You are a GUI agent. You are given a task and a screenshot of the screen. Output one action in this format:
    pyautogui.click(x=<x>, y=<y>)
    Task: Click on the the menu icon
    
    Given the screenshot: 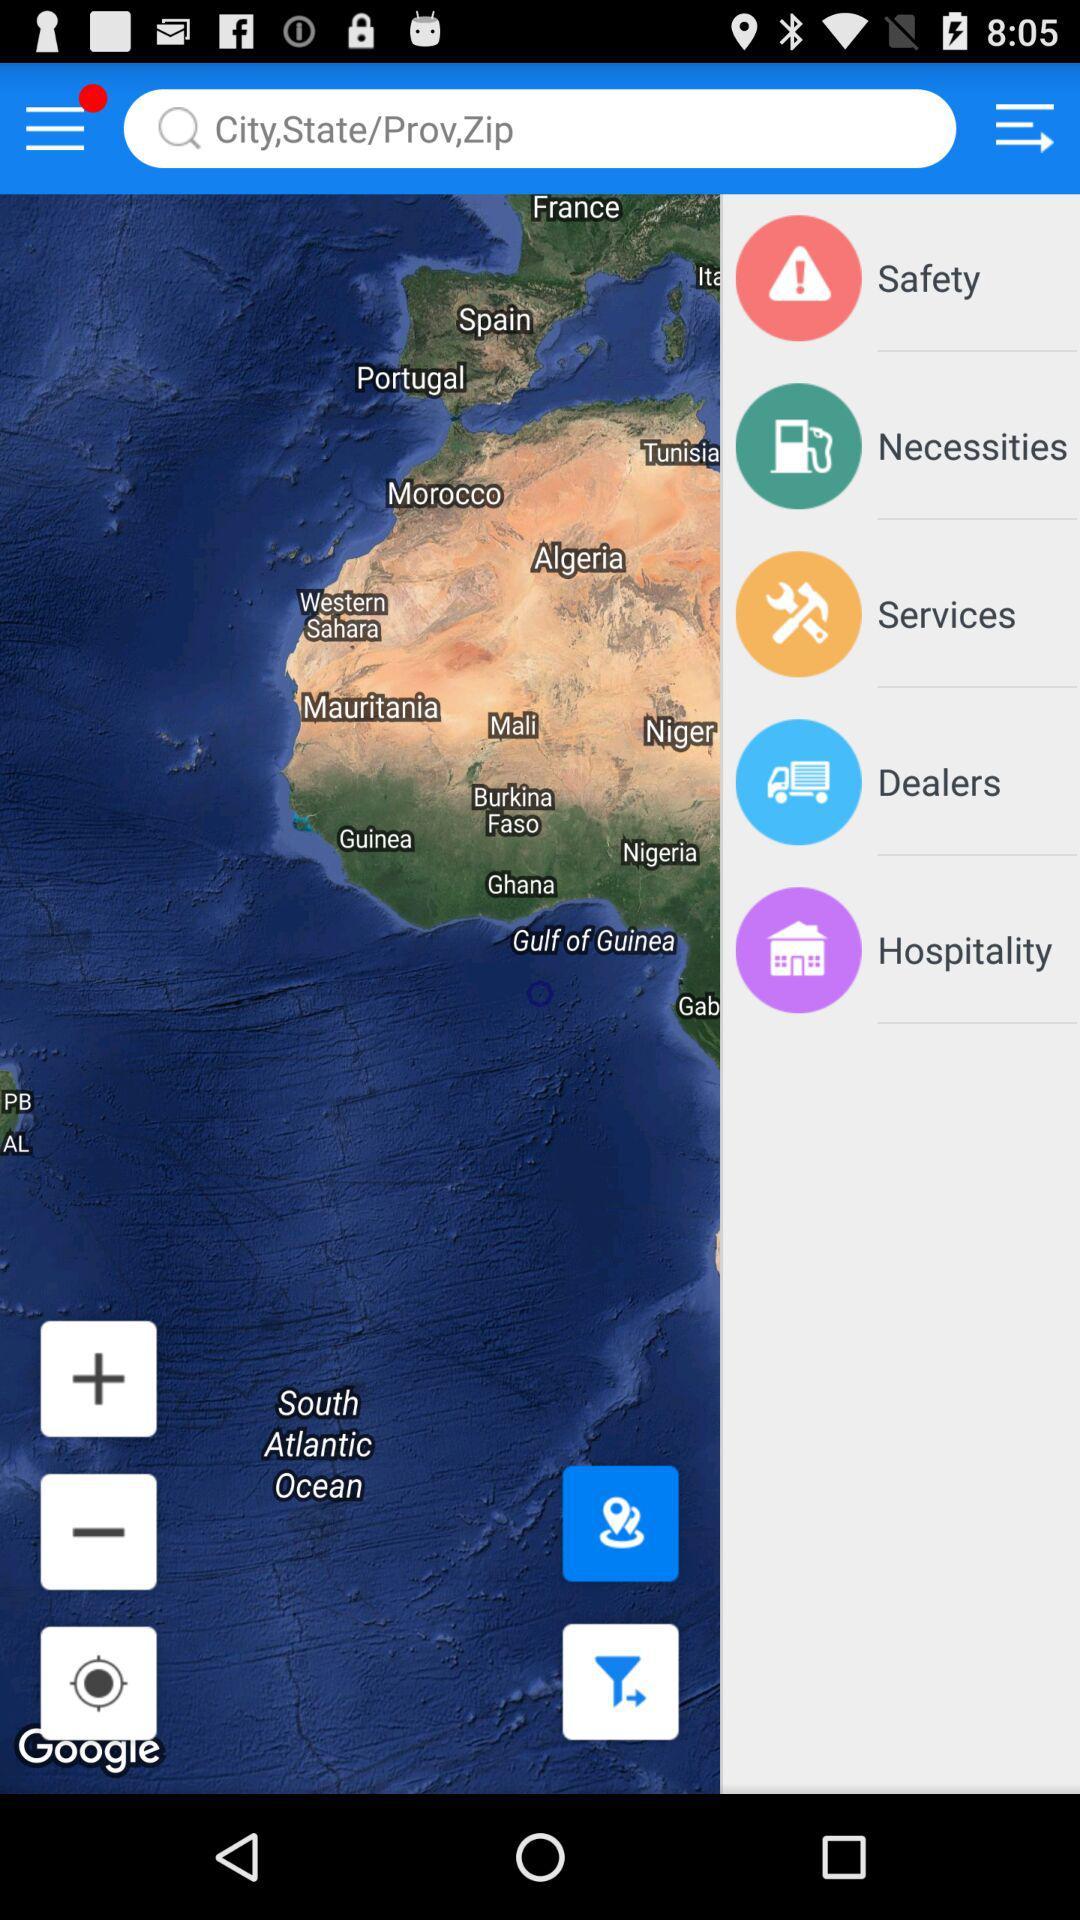 What is the action you would take?
    pyautogui.click(x=54, y=136)
    